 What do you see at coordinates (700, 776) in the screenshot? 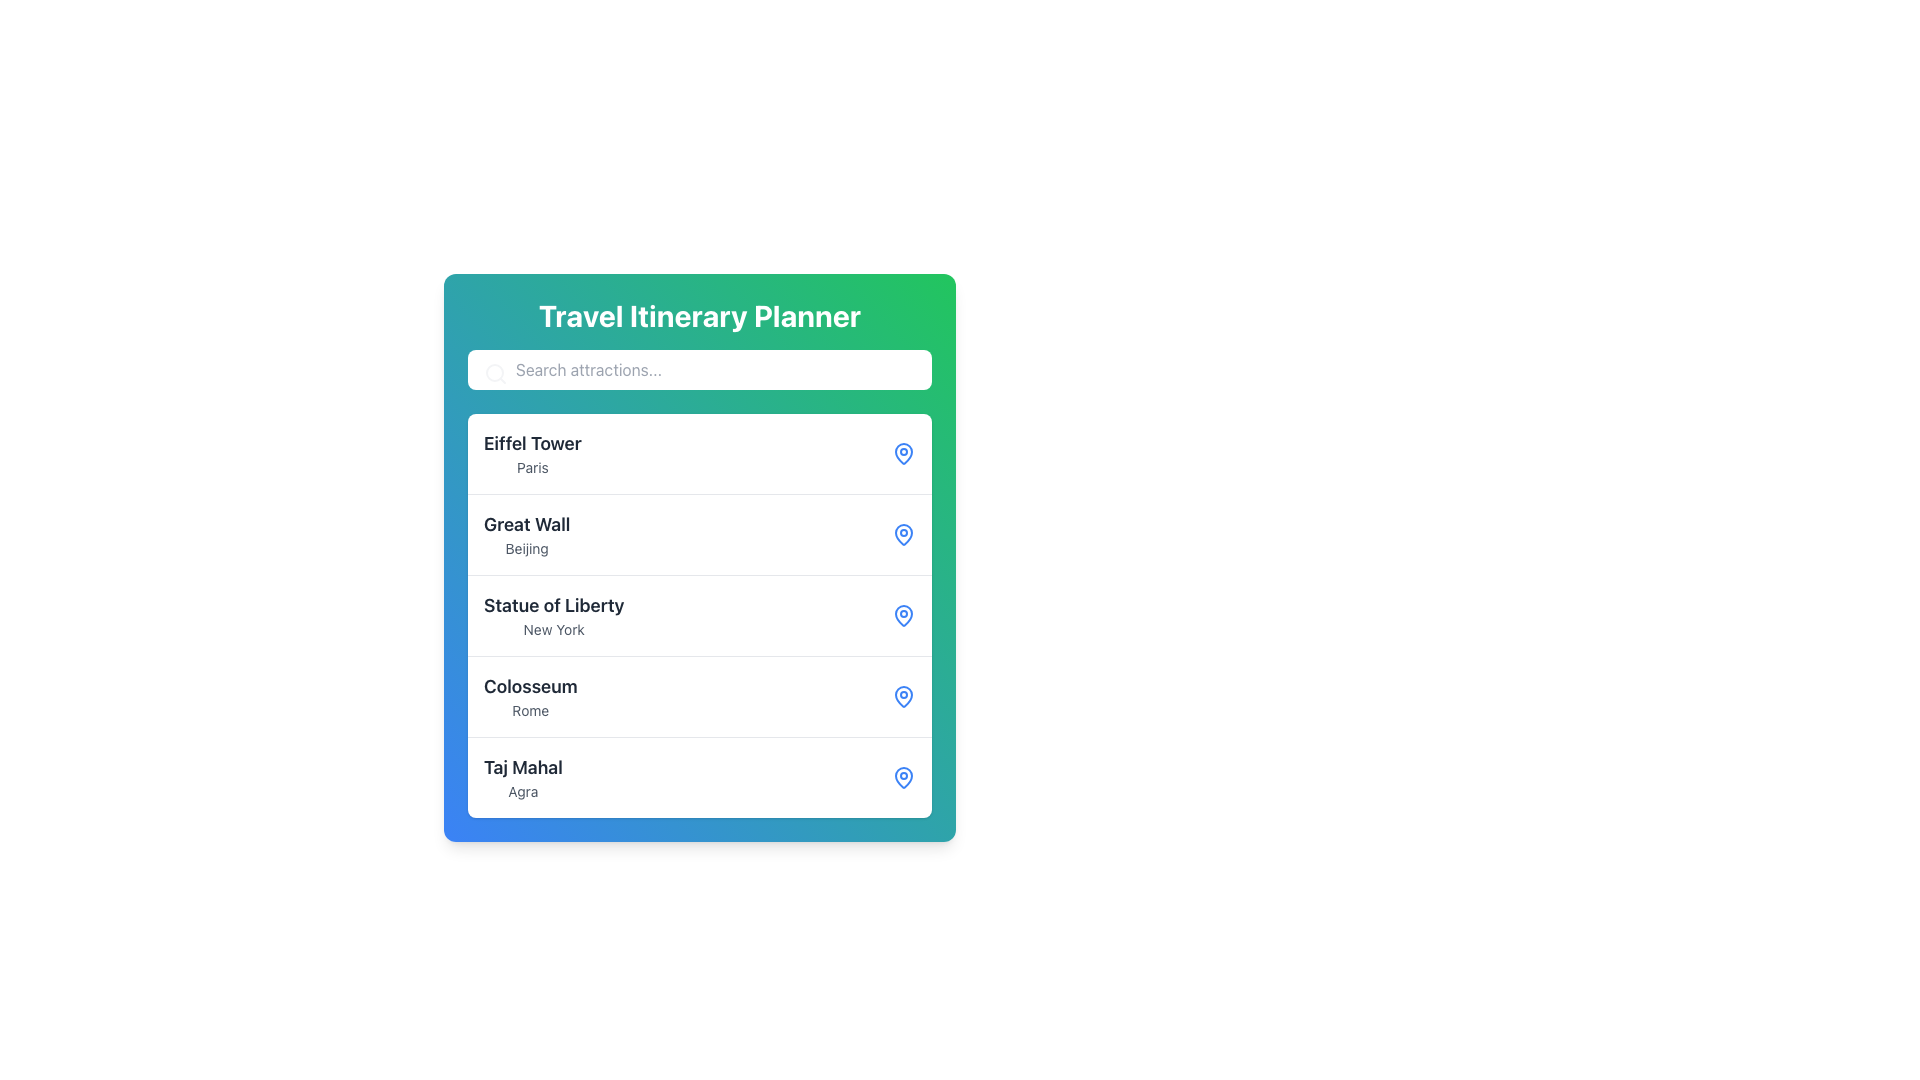
I see `the fifth list item representing the Taj Mahal in Agra` at bounding box center [700, 776].